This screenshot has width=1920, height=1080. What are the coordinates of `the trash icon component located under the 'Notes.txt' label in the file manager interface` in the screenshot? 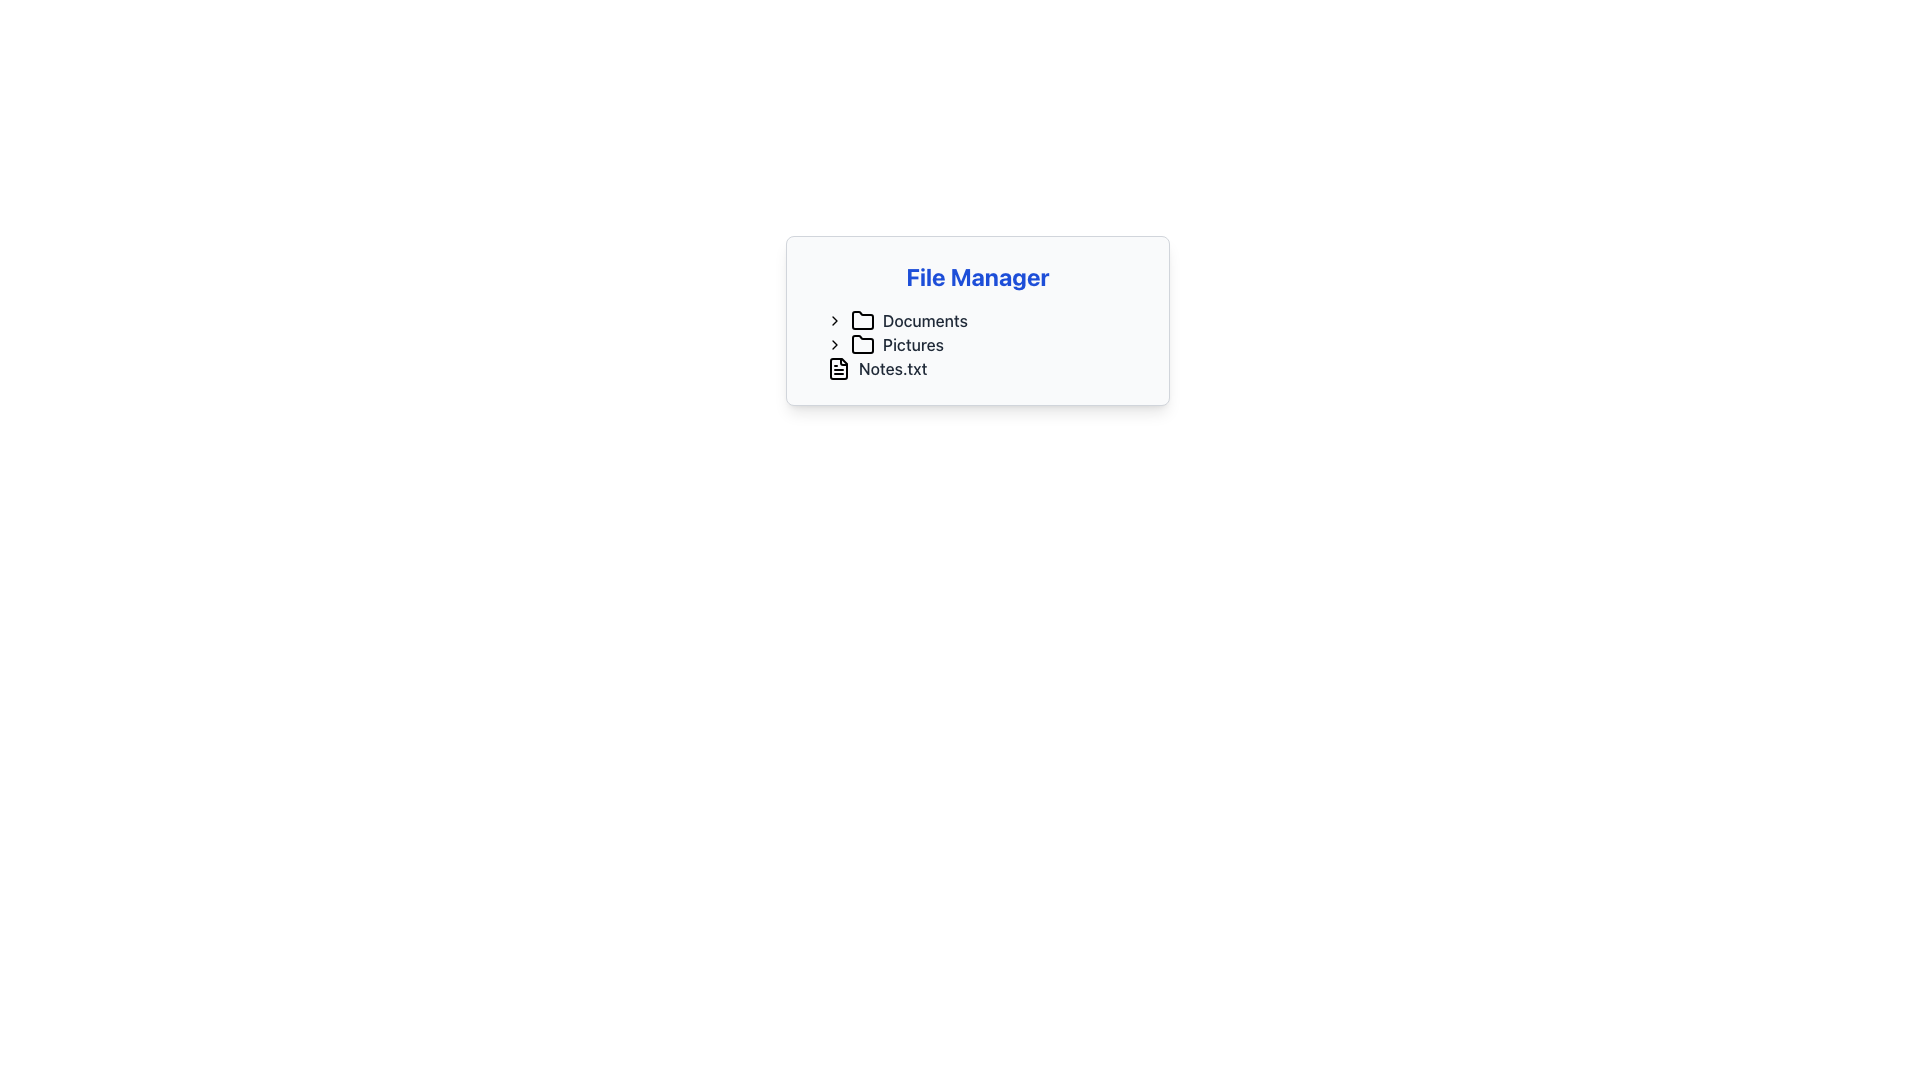 It's located at (963, 370).